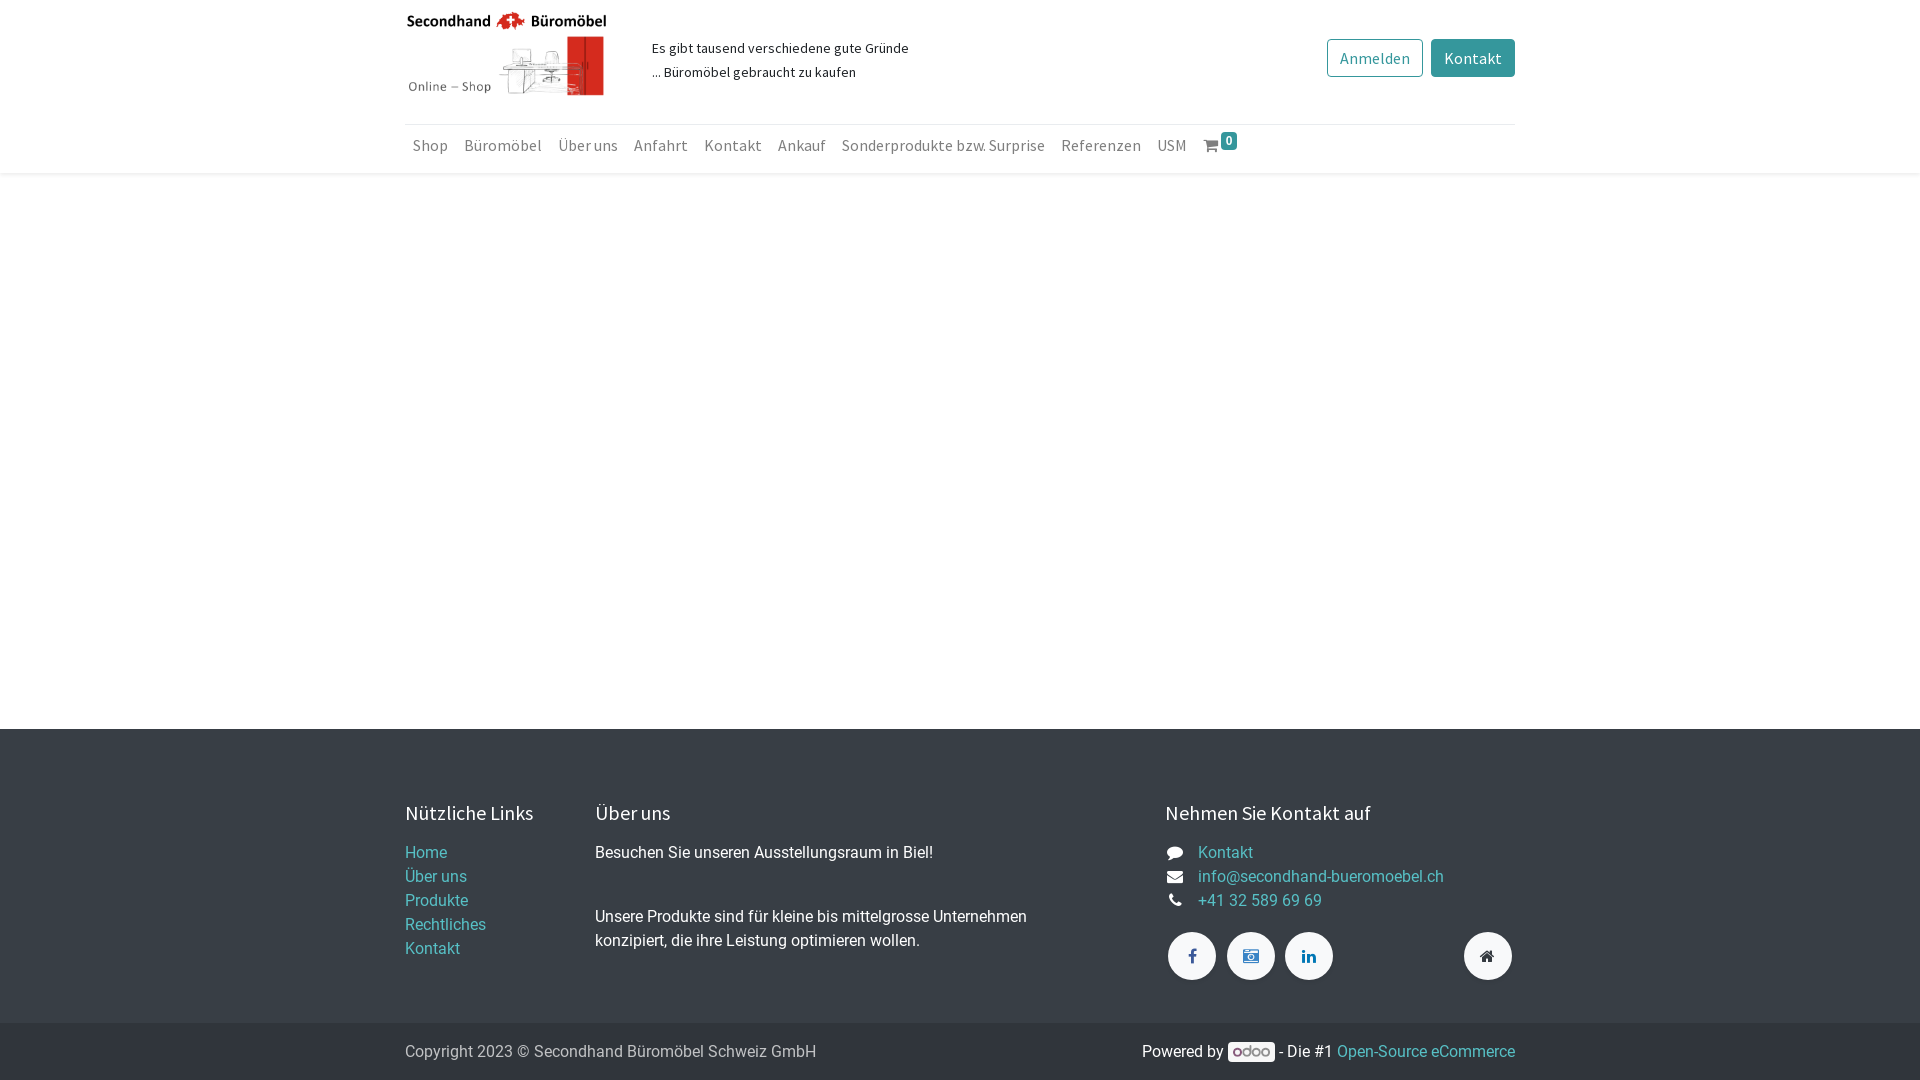 The width and height of the screenshot is (1920, 1080). I want to click on 'Produkte', so click(435, 900).